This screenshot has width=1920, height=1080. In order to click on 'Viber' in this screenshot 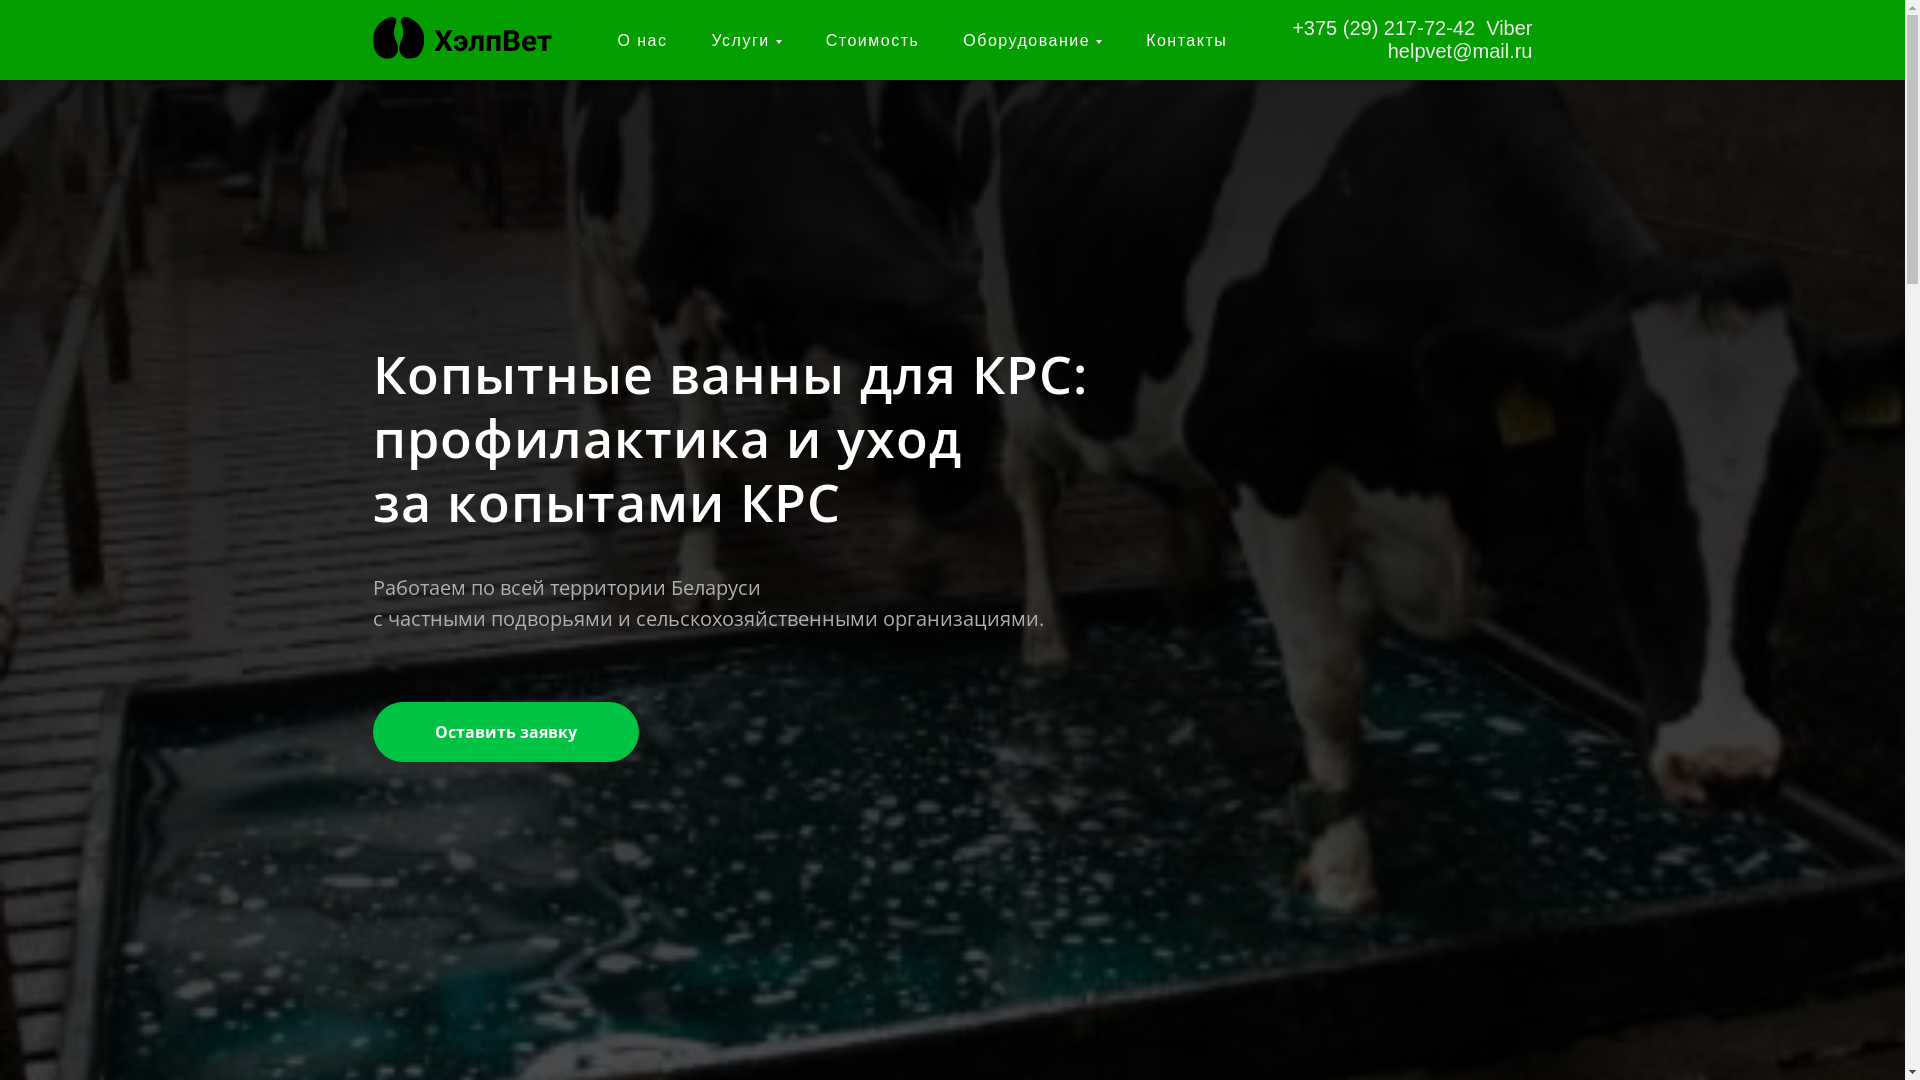, I will do `click(1508, 27)`.